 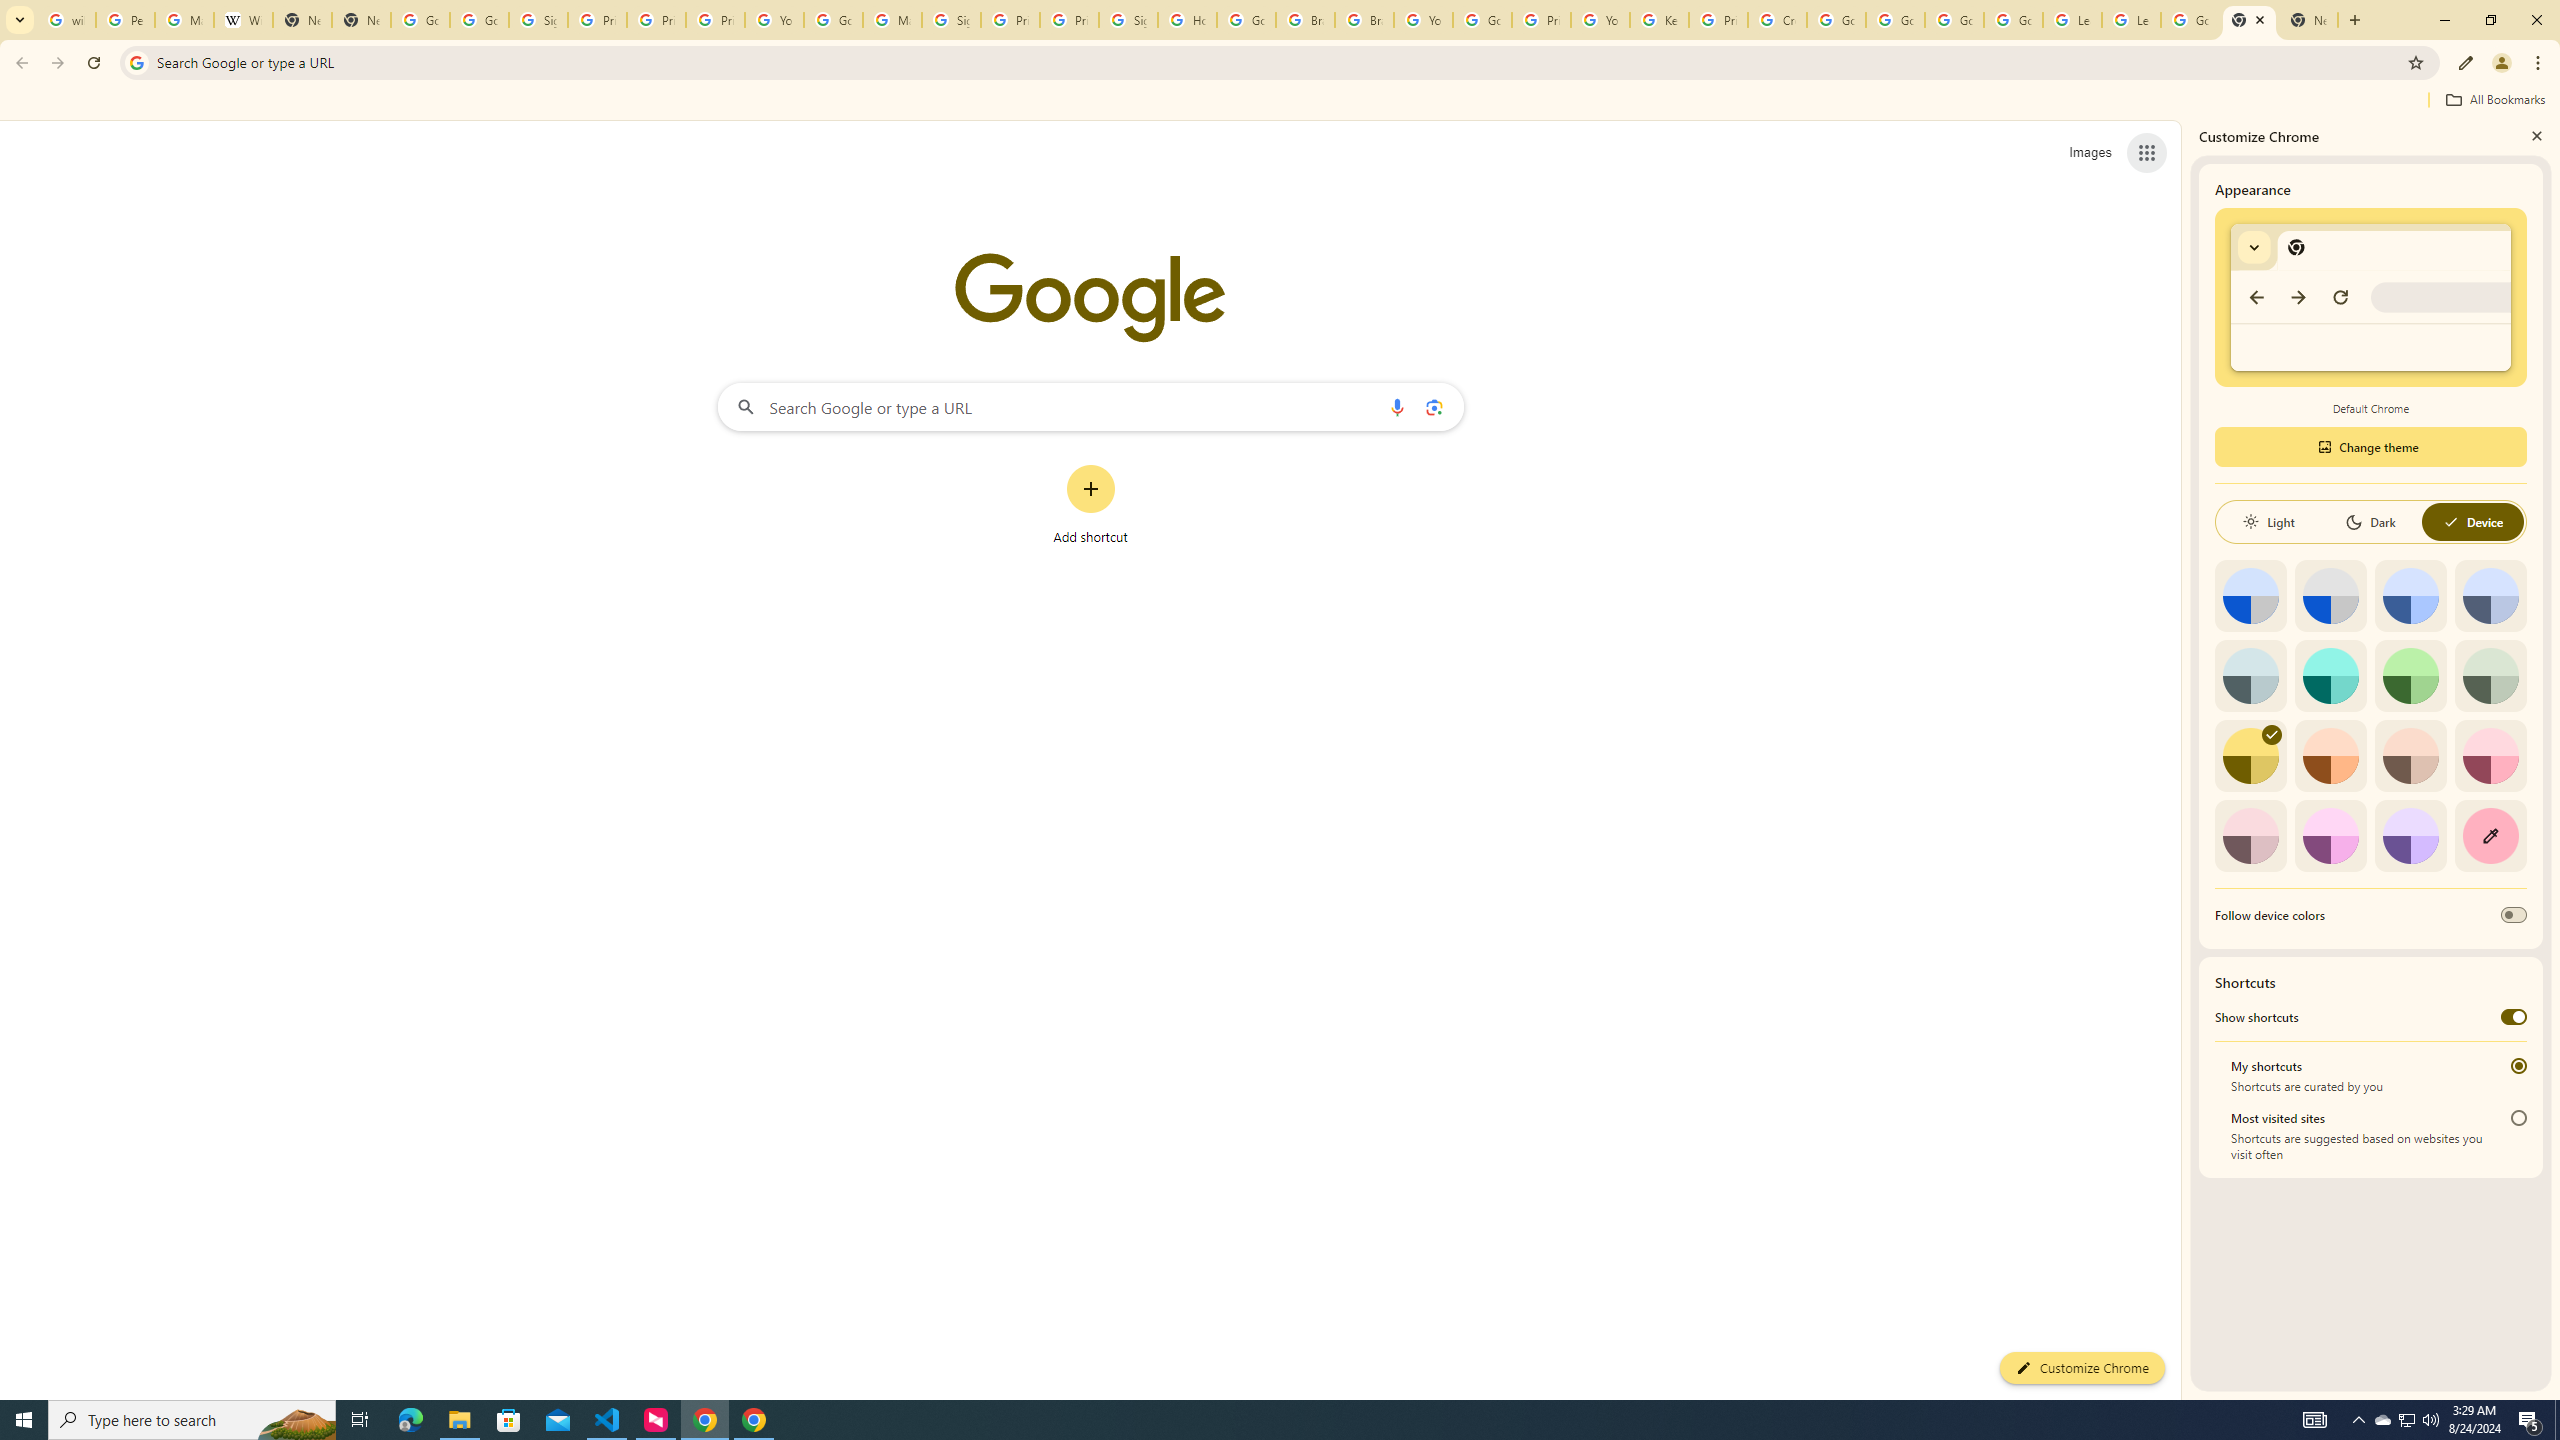 I want to click on 'Fuchsia', so click(x=2329, y=835).